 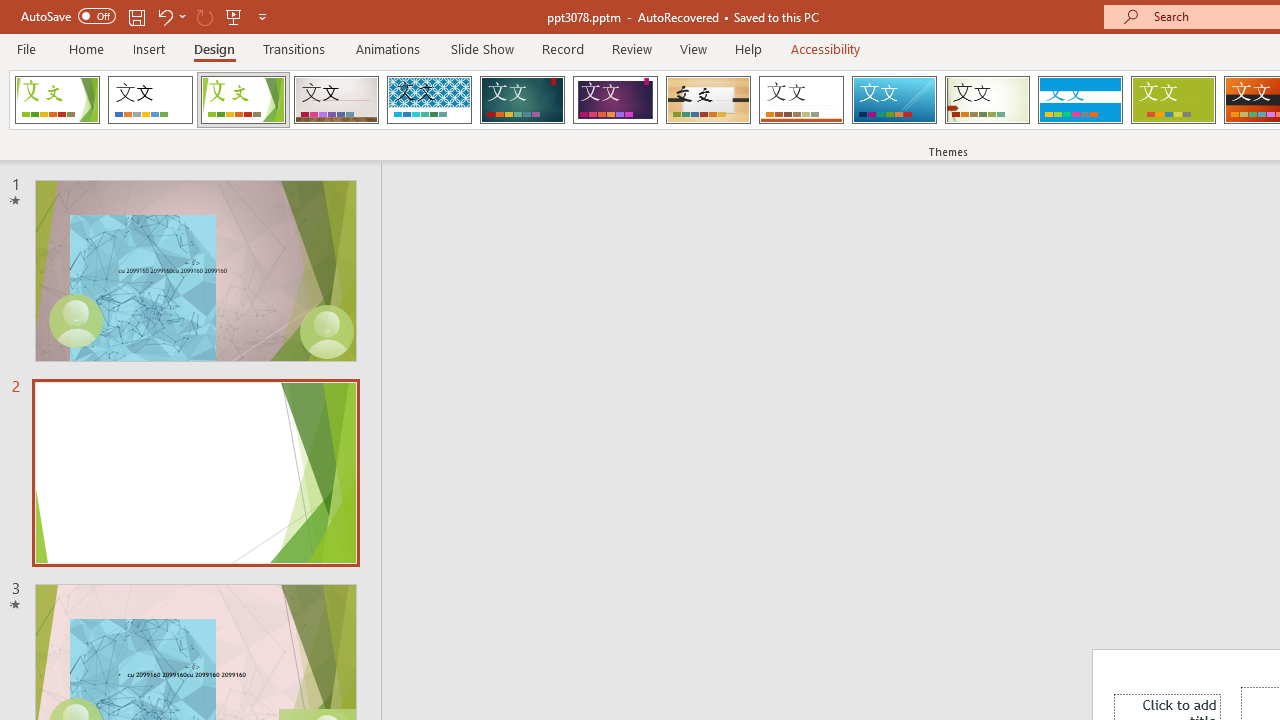 What do you see at coordinates (522, 100) in the screenshot?
I see `'Ion'` at bounding box center [522, 100].